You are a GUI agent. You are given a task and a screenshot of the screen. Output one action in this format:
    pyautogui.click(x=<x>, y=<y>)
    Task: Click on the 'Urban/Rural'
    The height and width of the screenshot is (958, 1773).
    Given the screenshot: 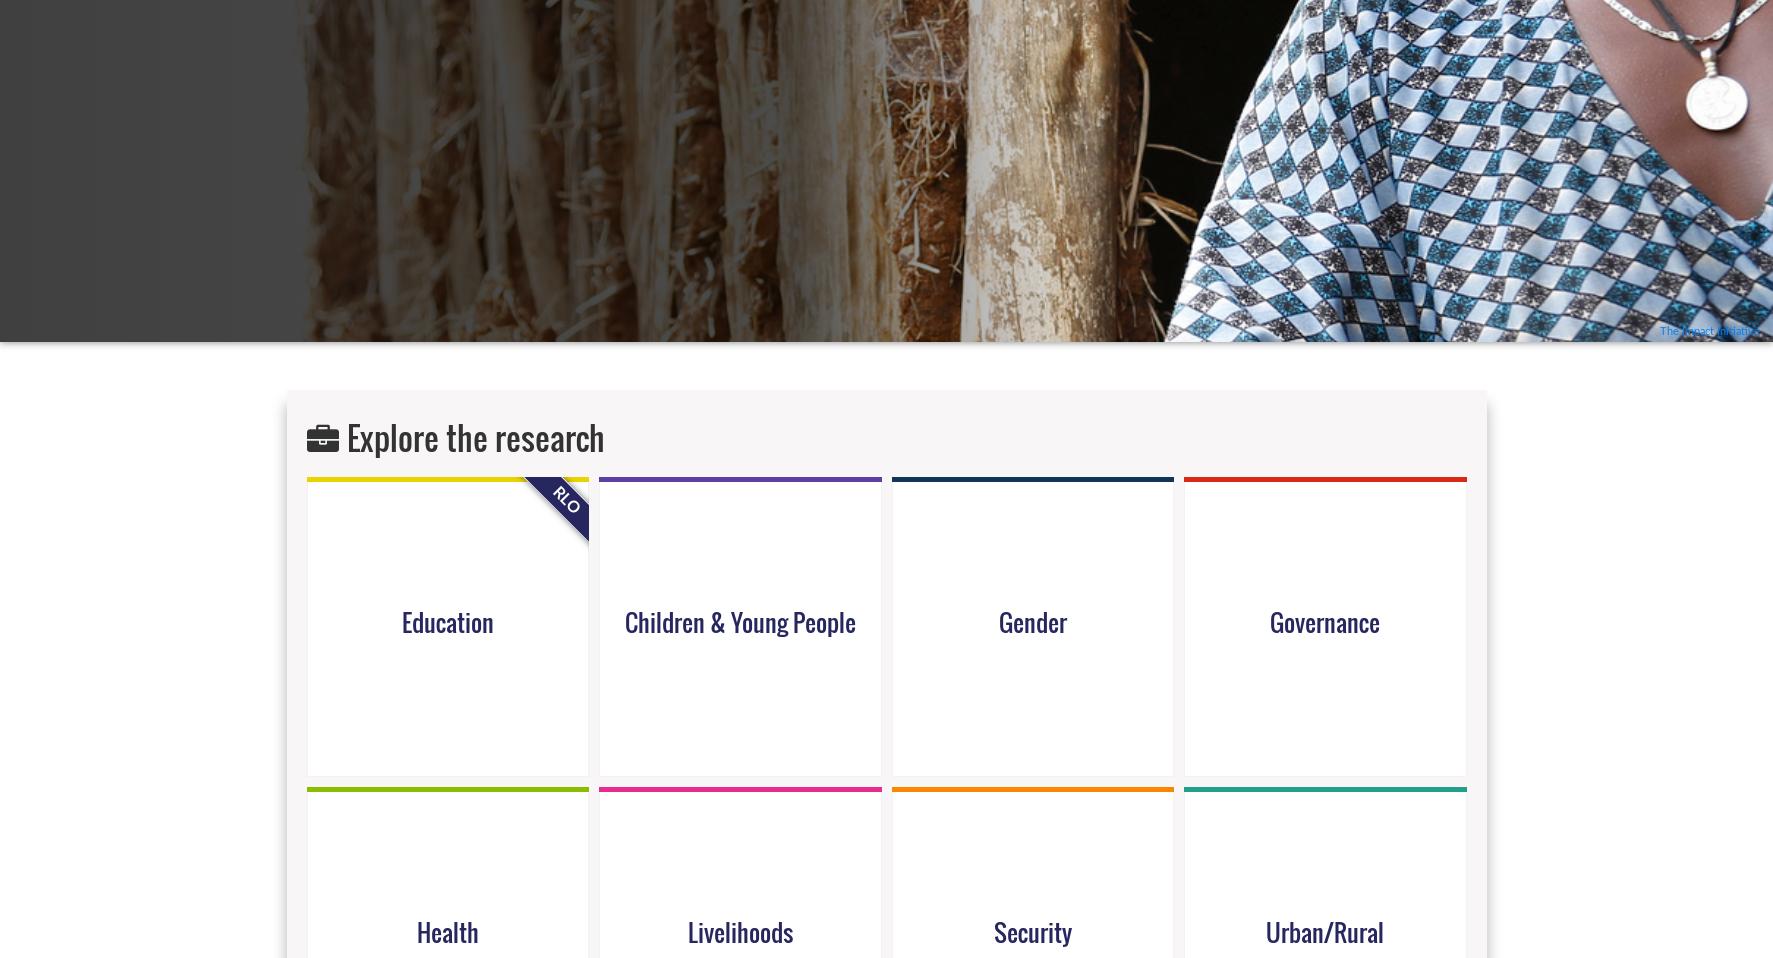 What is the action you would take?
    pyautogui.click(x=1324, y=930)
    